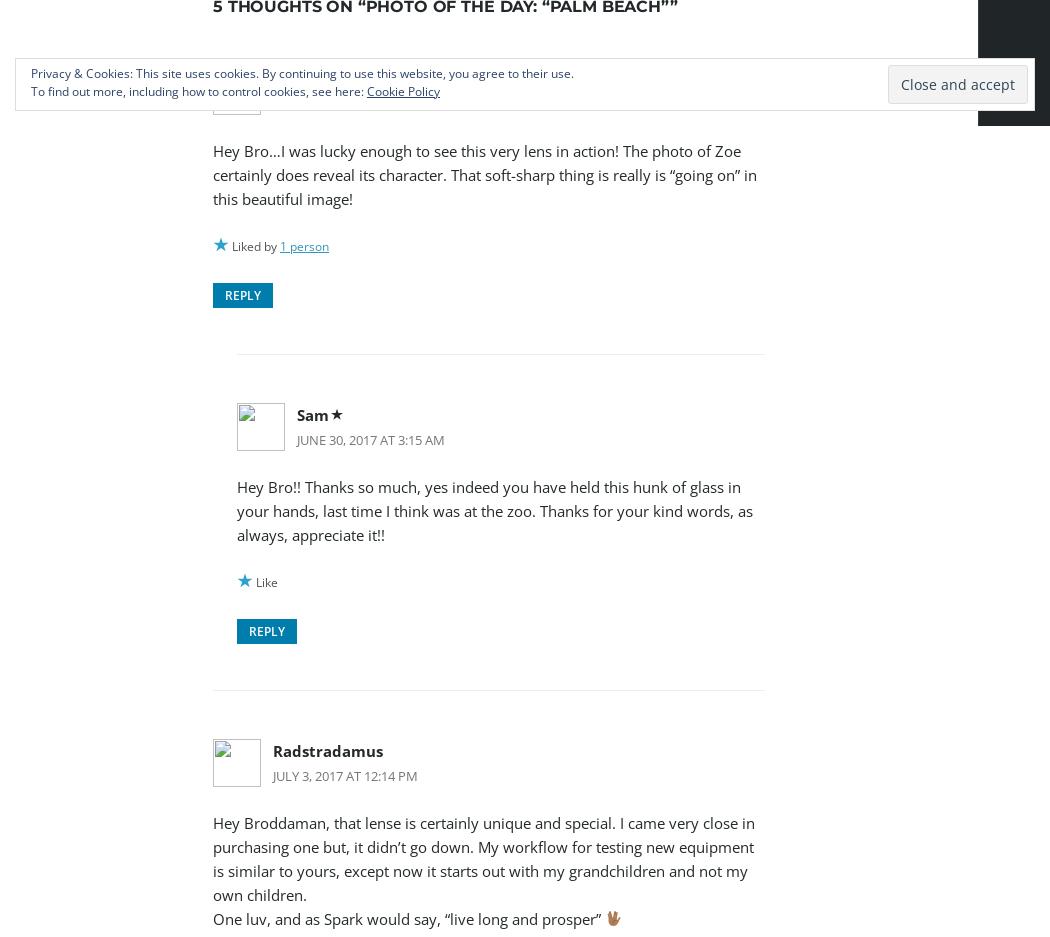 This screenshot has width=1050, height=937. What do you see at coordinates (484, 174) in the screenshot?
I see `'Hey Bro…I was lucky enough to see this very lens in action! The photo of Zoe certainly does reveal its character. That soft-sharp thing is really is “going on” in this beautiful image!'` at bounding box center [484, 174].